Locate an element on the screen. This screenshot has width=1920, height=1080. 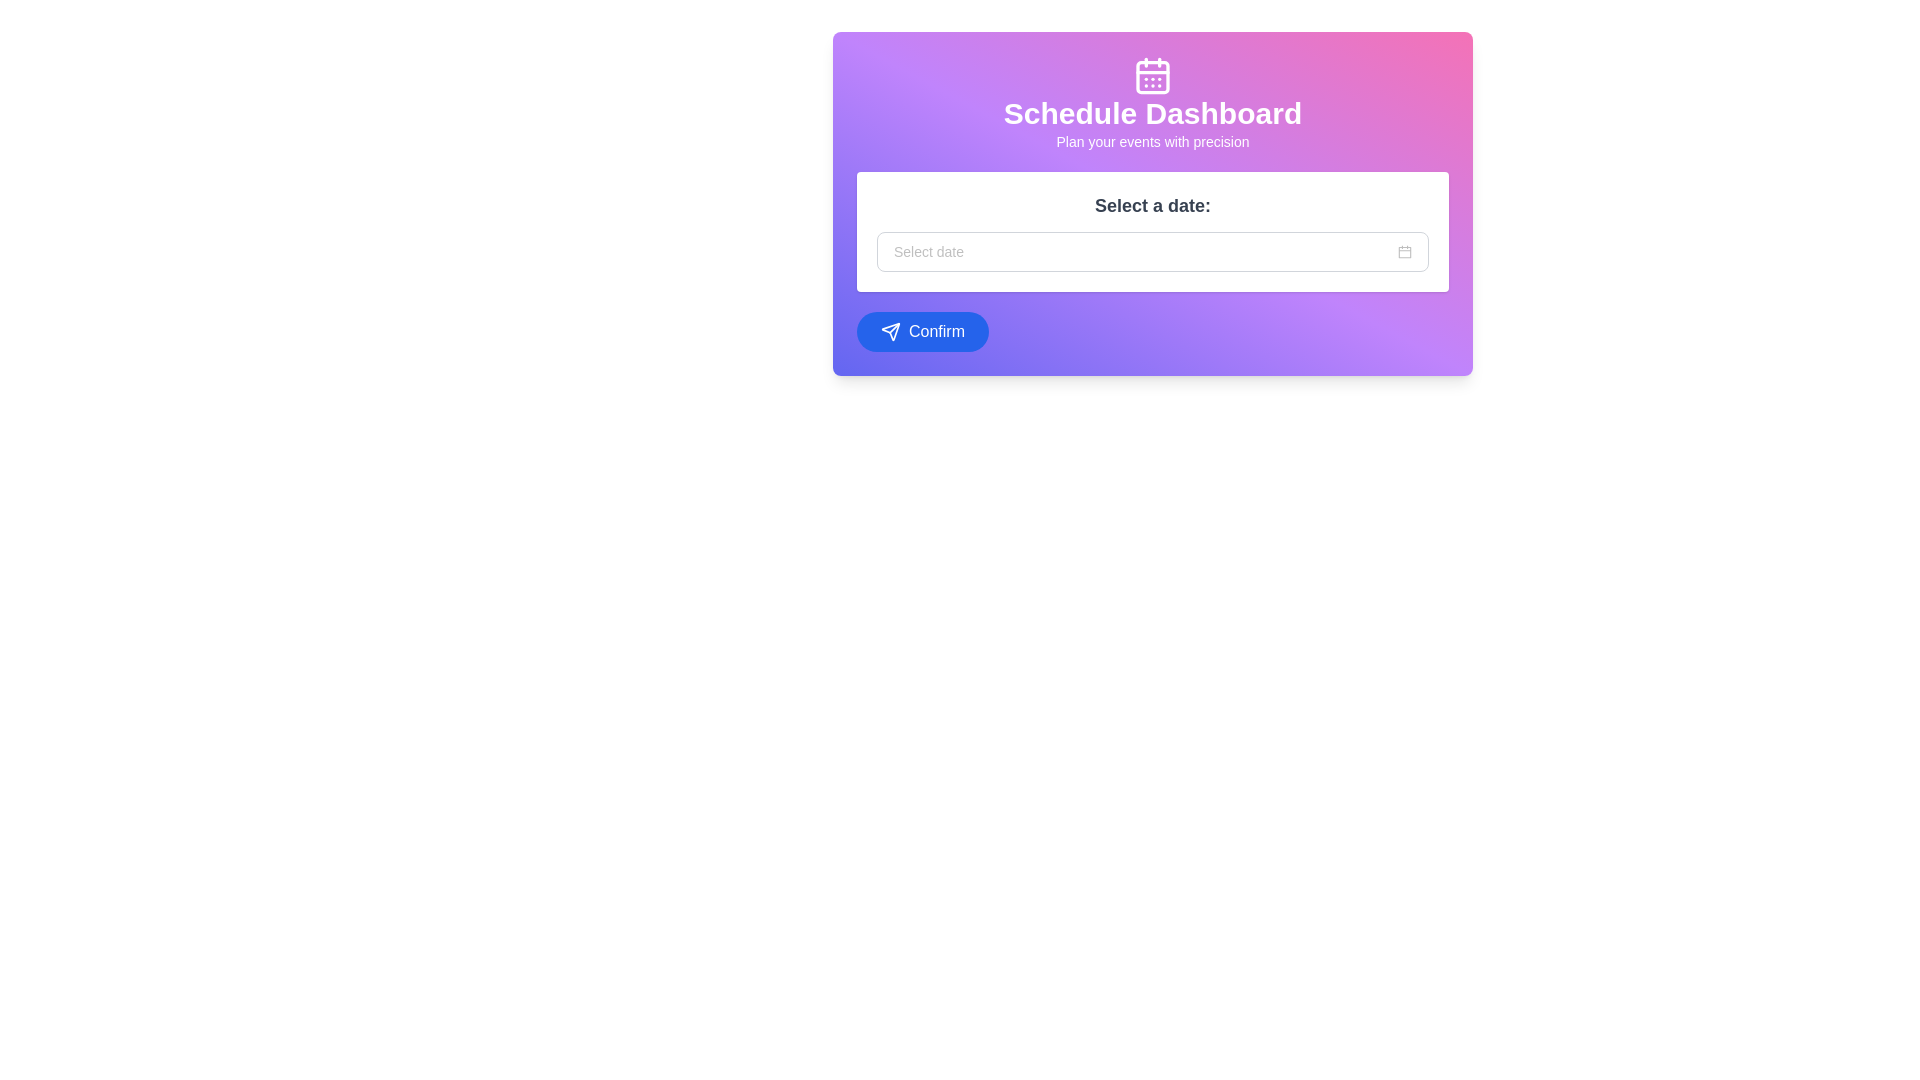
the calendar icon representing the 'Schedule Dashboard' feature located at the top center of the panel is located at coordinates (1152, 75).